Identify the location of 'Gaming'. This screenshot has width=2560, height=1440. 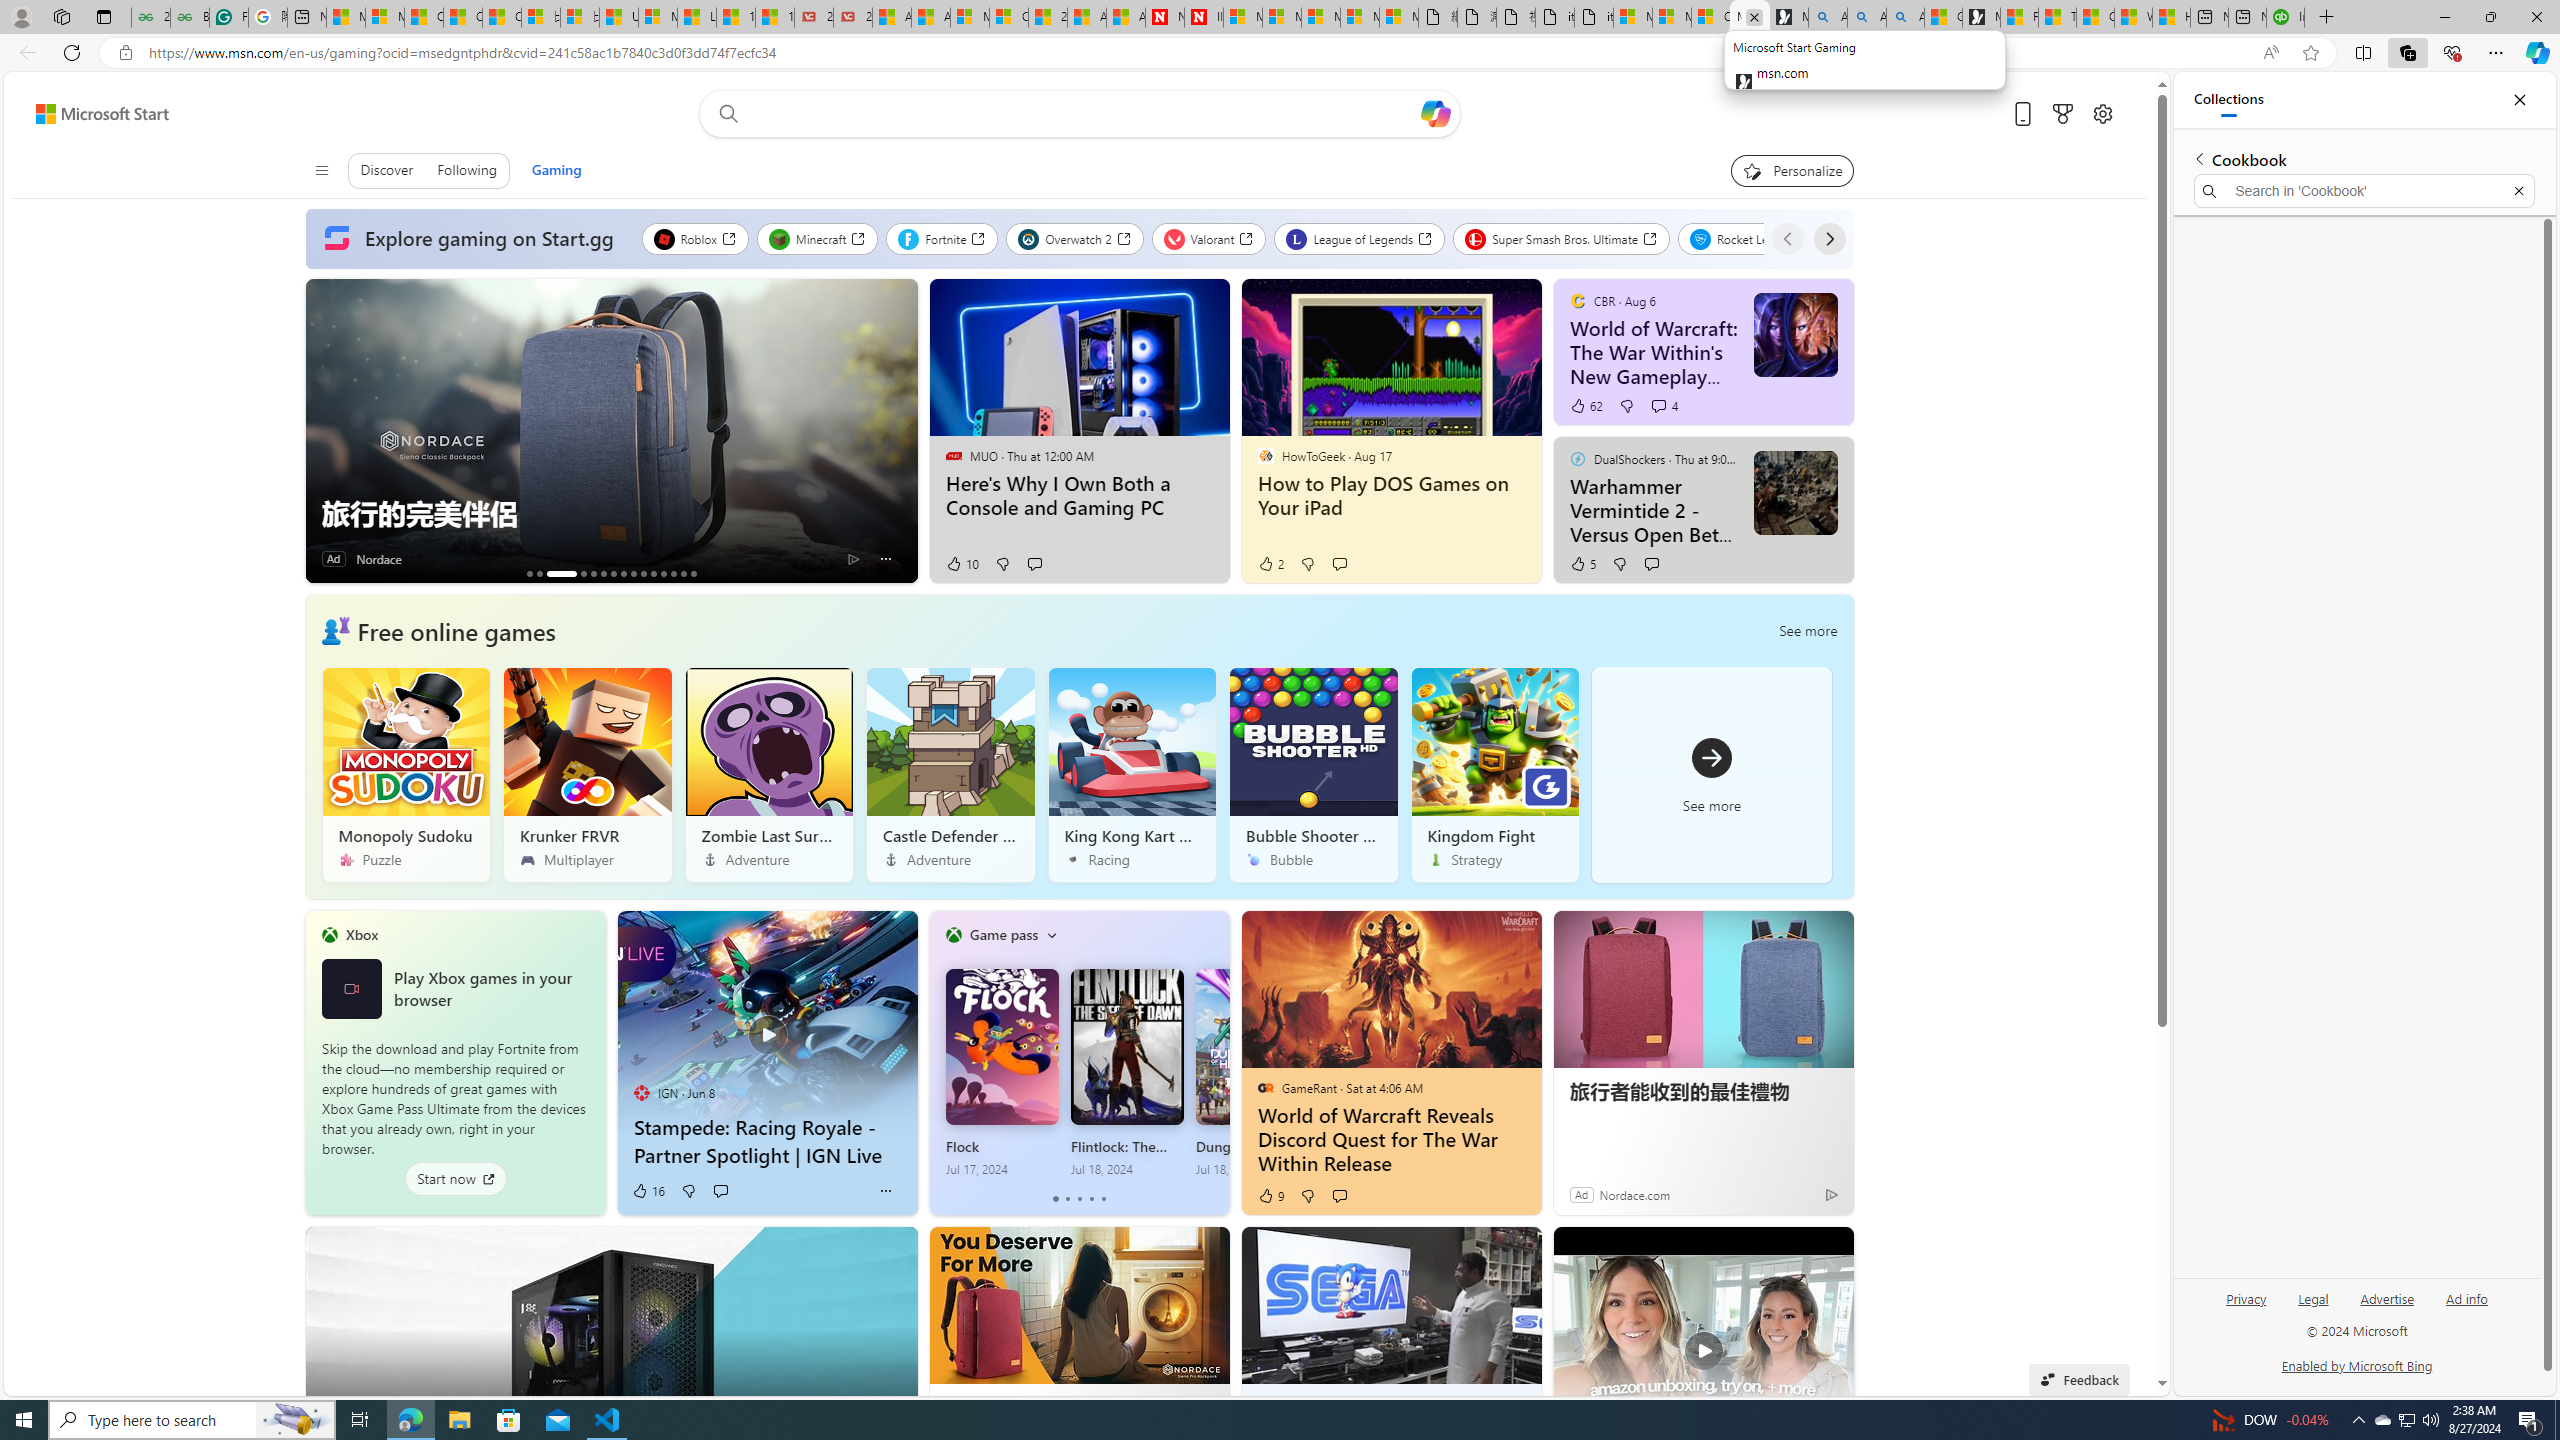
(555, 168).